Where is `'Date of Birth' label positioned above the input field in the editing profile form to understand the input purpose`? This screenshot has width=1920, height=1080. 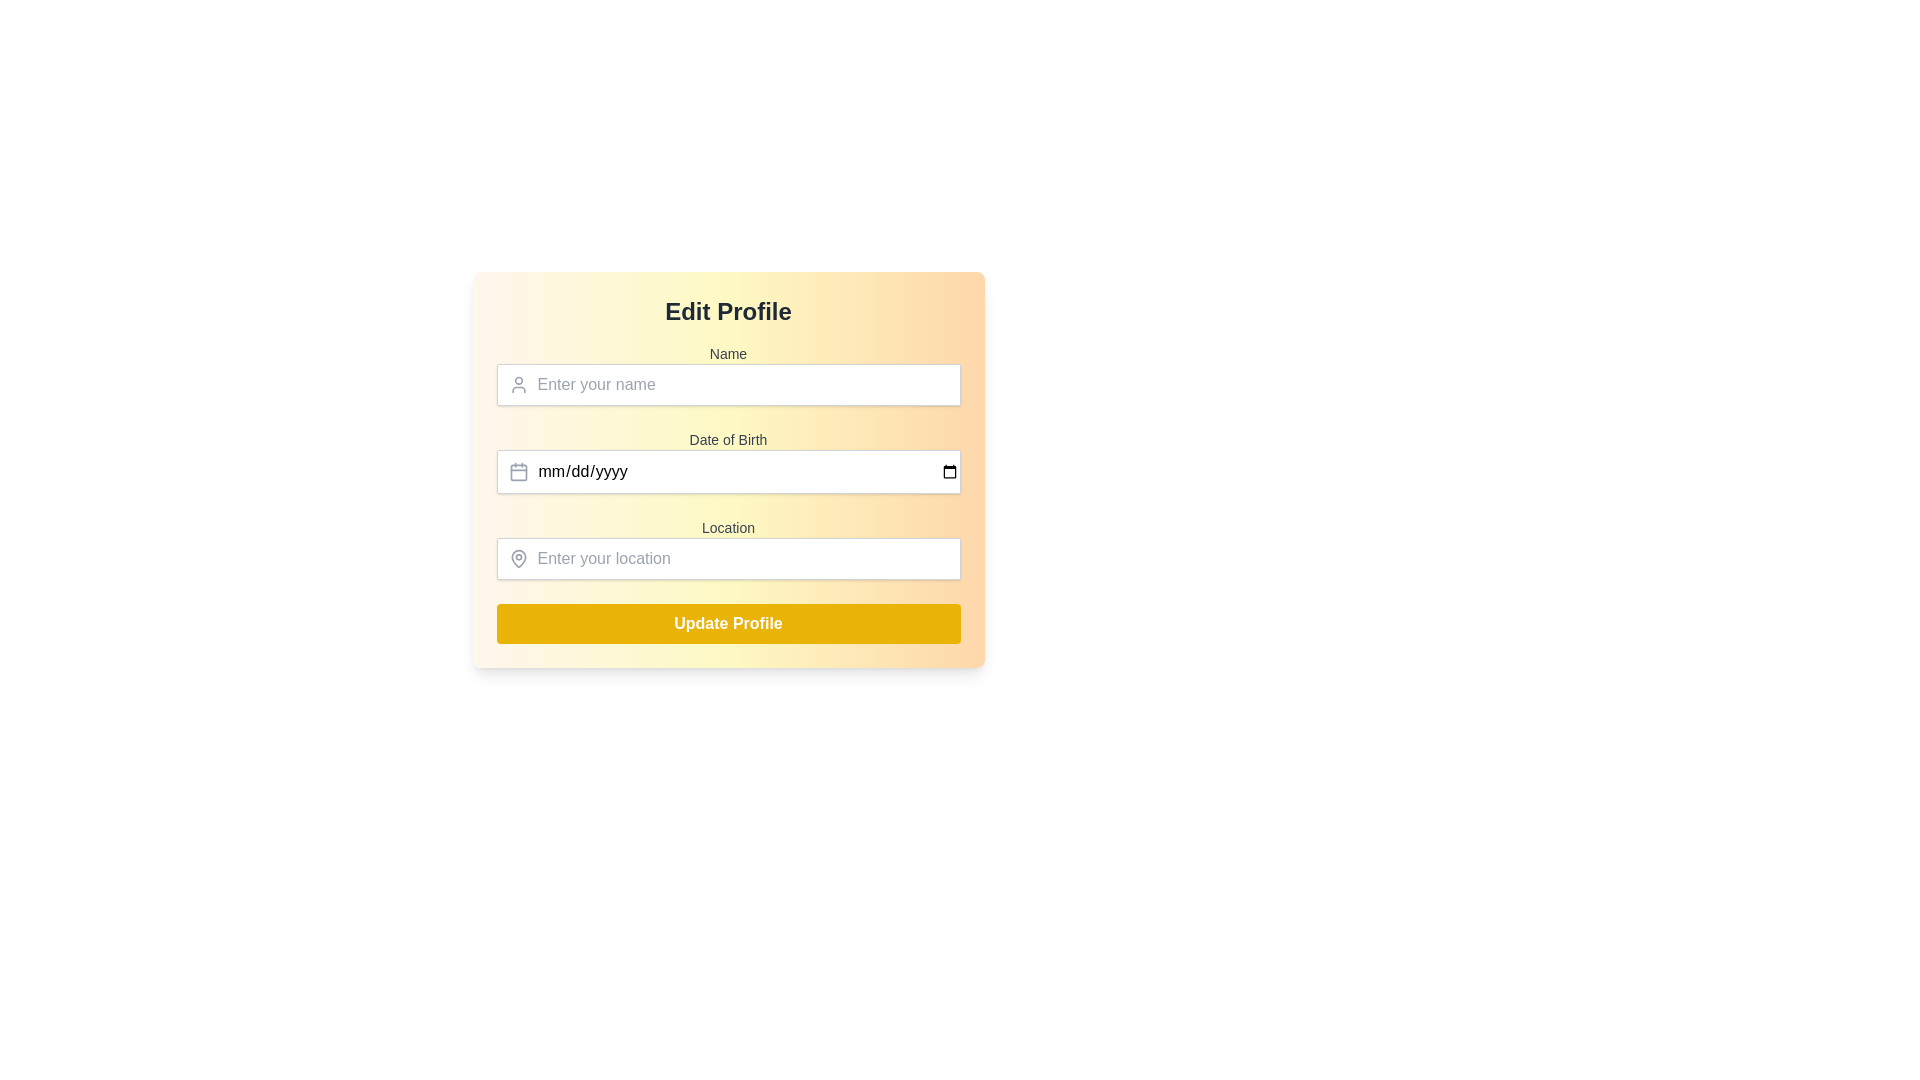 'Date of Birth' label positioned above the input field in the editing profile form to understand the input purpose is located at coordinates (727, 438).